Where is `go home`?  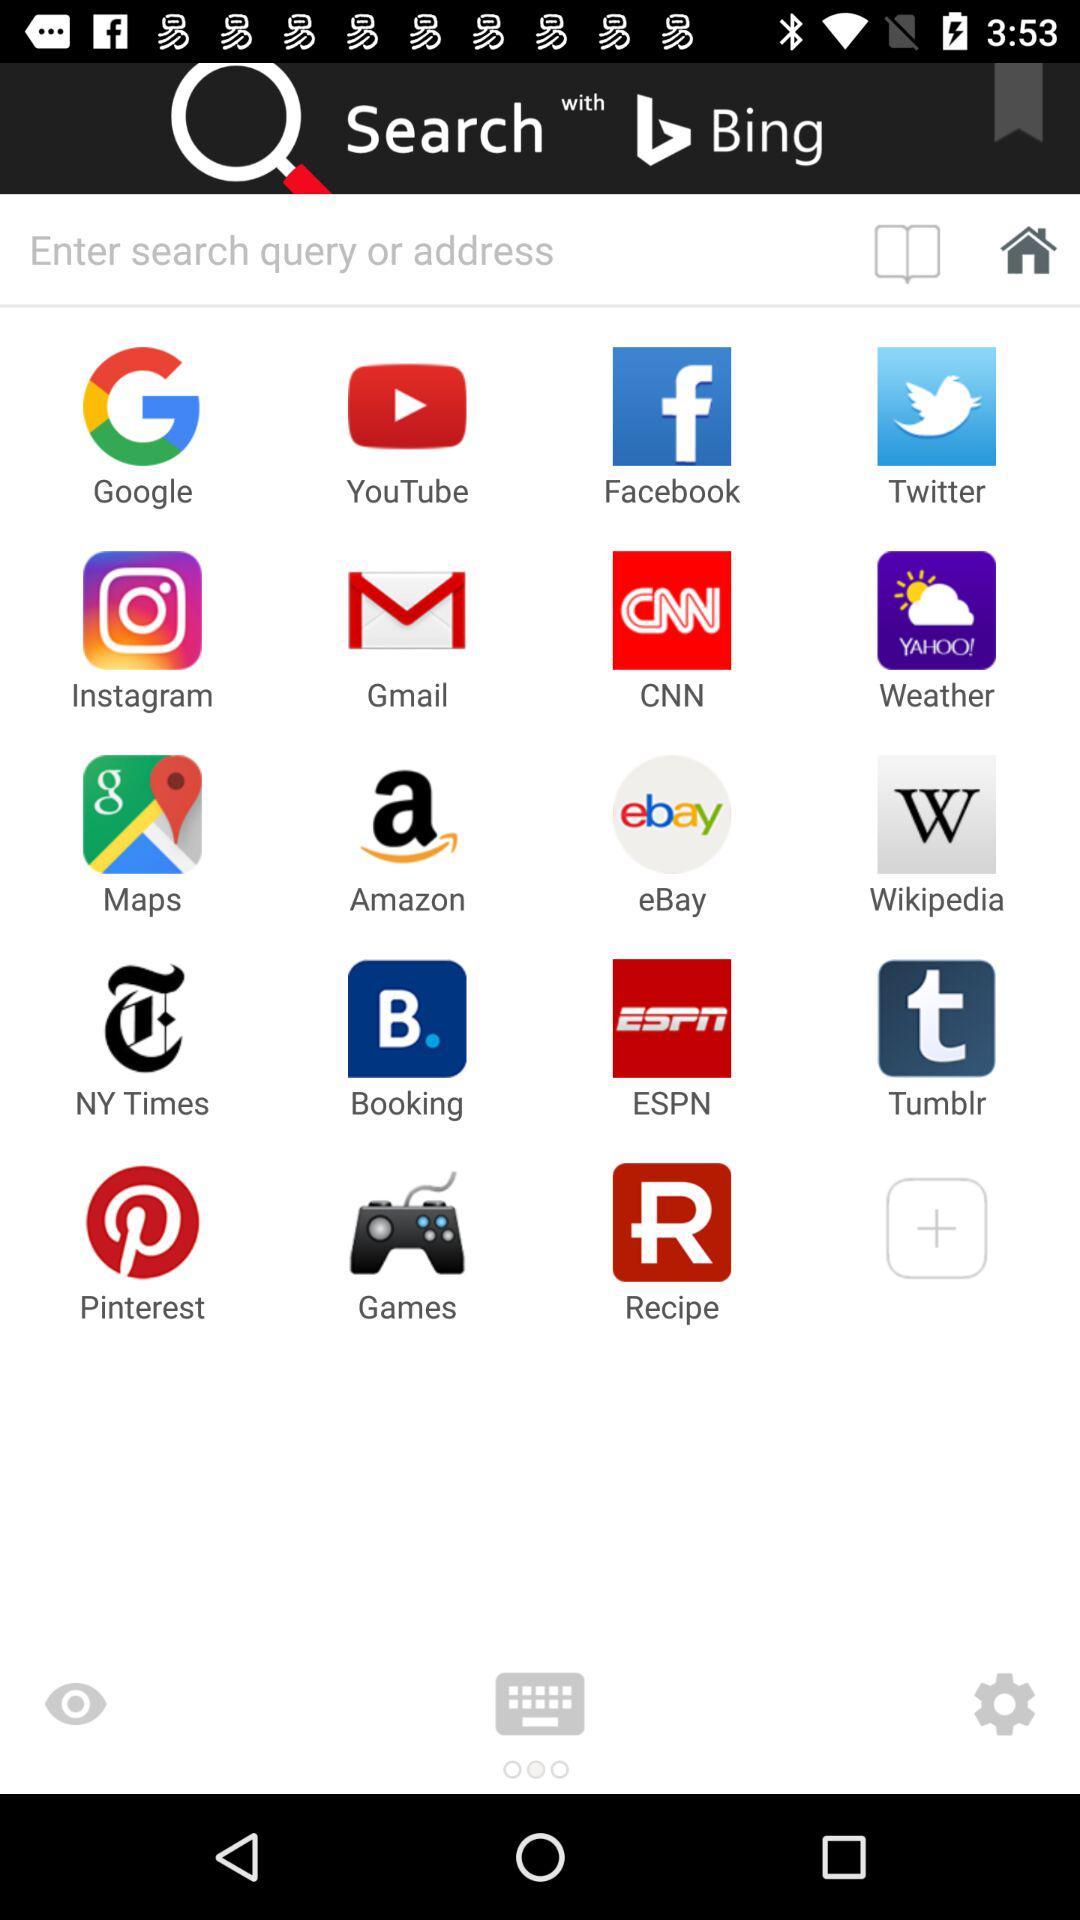 go home is located at coordinates (1022, 248).